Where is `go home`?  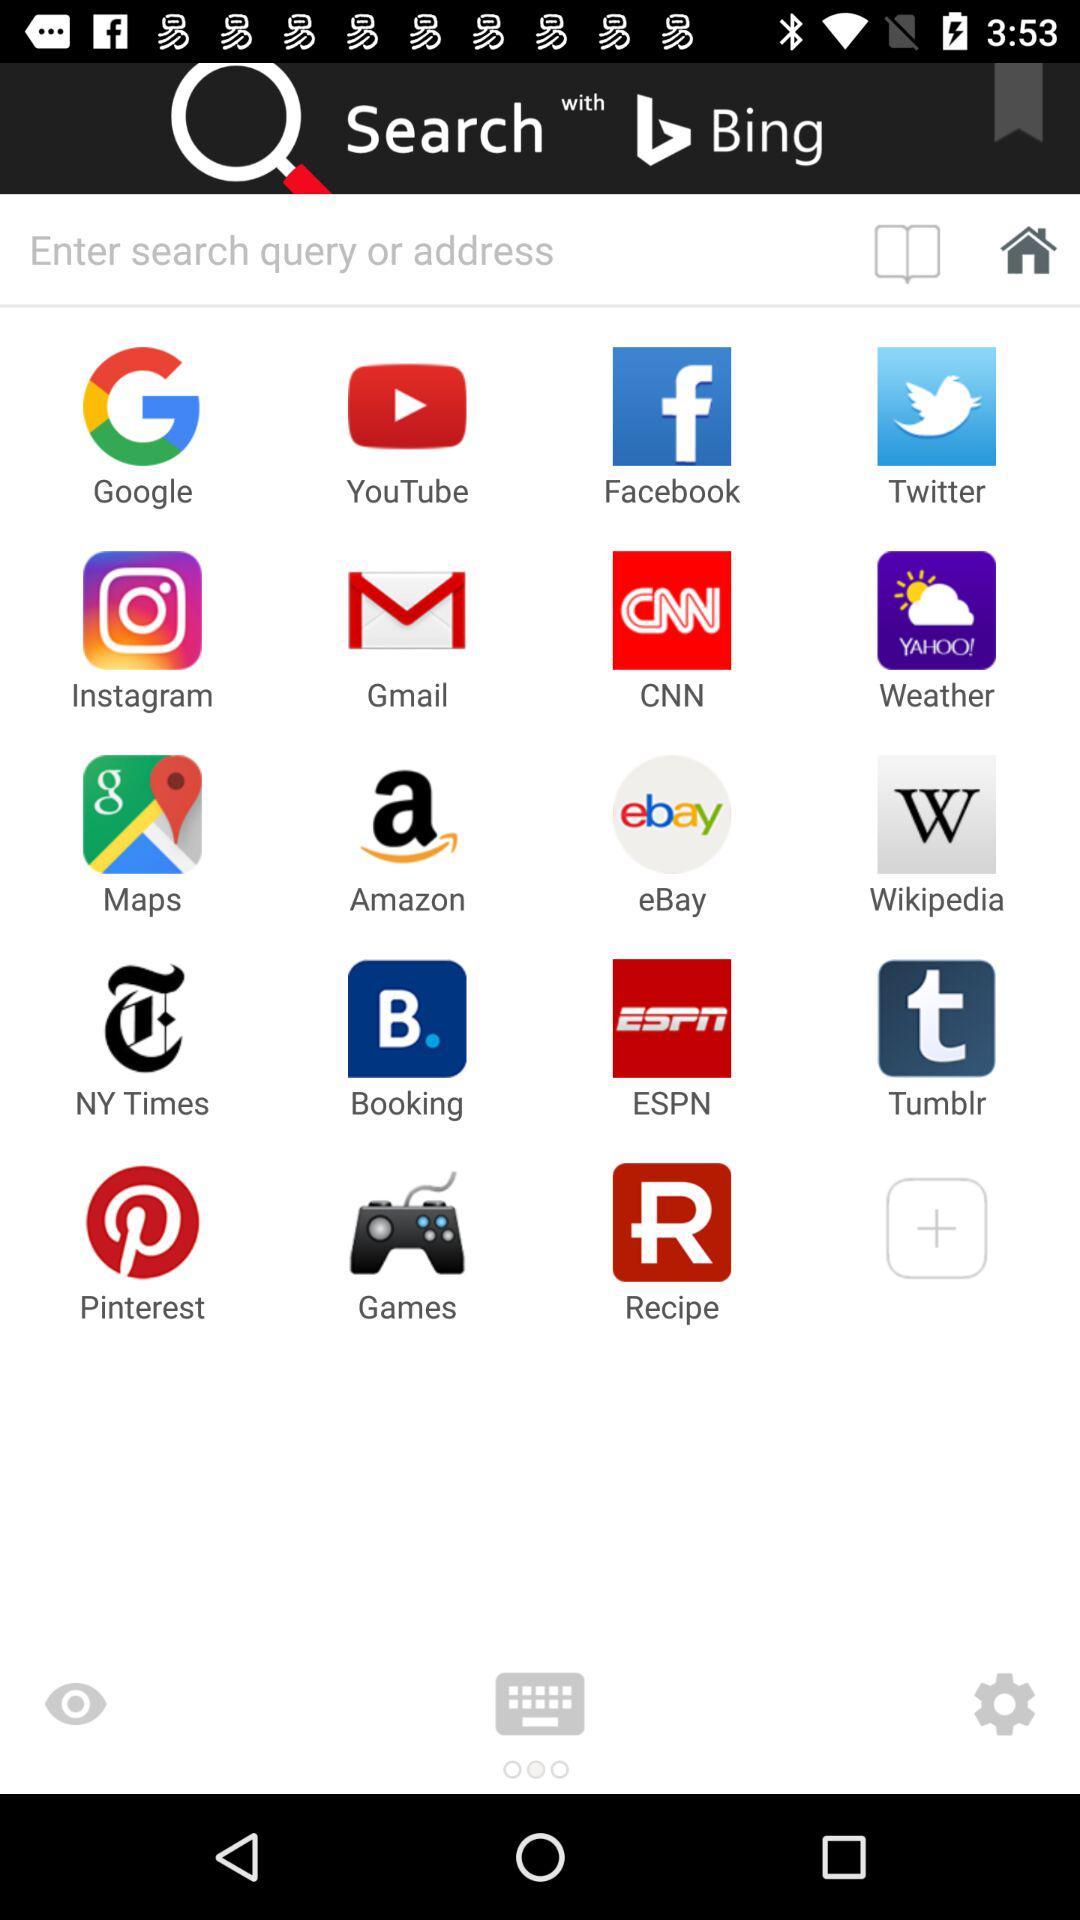 go home is located at coordinates (1022, 248).